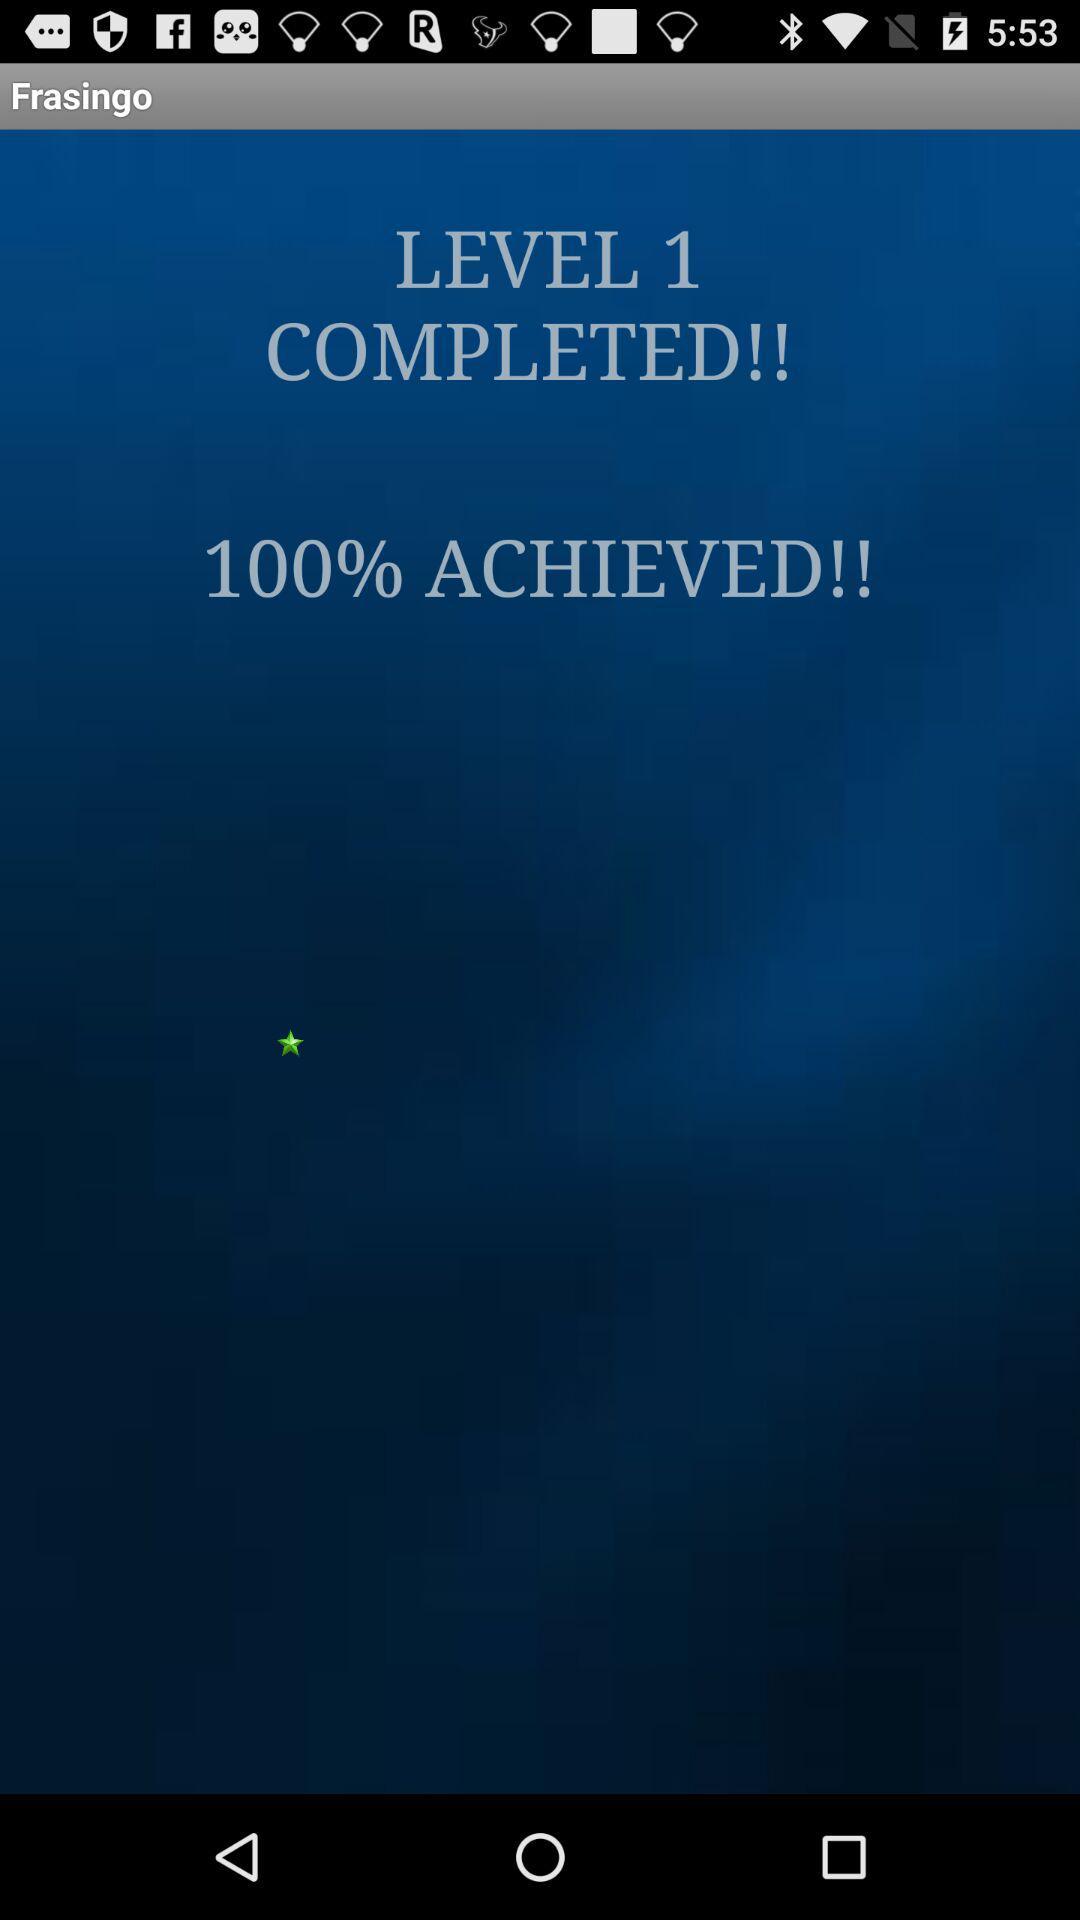 Image resolution: width=1080 pixels, height=1920 pixels. What do you see at coordinates (538, 563) in the screenshot?
I see `100% achieved!!  icon` at bounding box center [538, 563].